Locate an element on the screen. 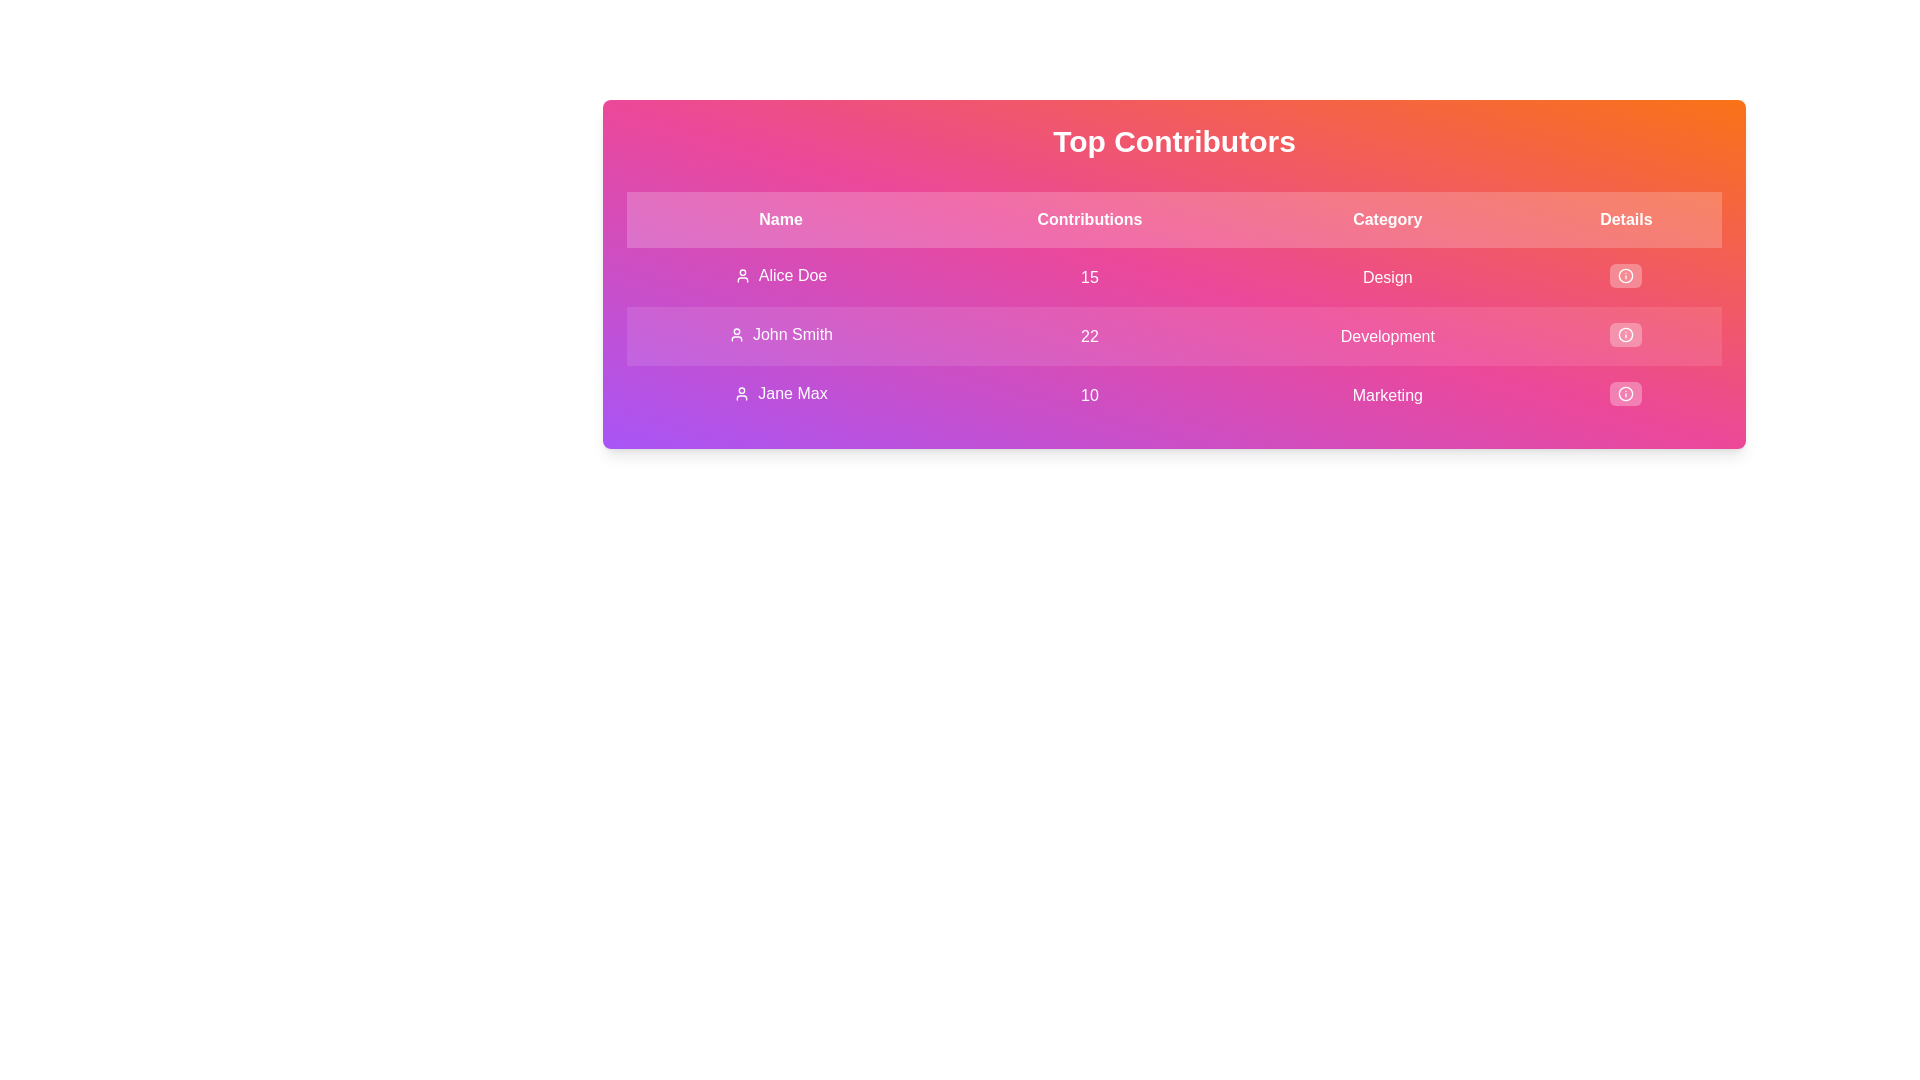 This screenshot has width=1920, height=1080. the SVG circle shape in the 'Details' column of the 'Top Contributors' table corresponding to 'Development.' is located at coordinates (1626, 334).